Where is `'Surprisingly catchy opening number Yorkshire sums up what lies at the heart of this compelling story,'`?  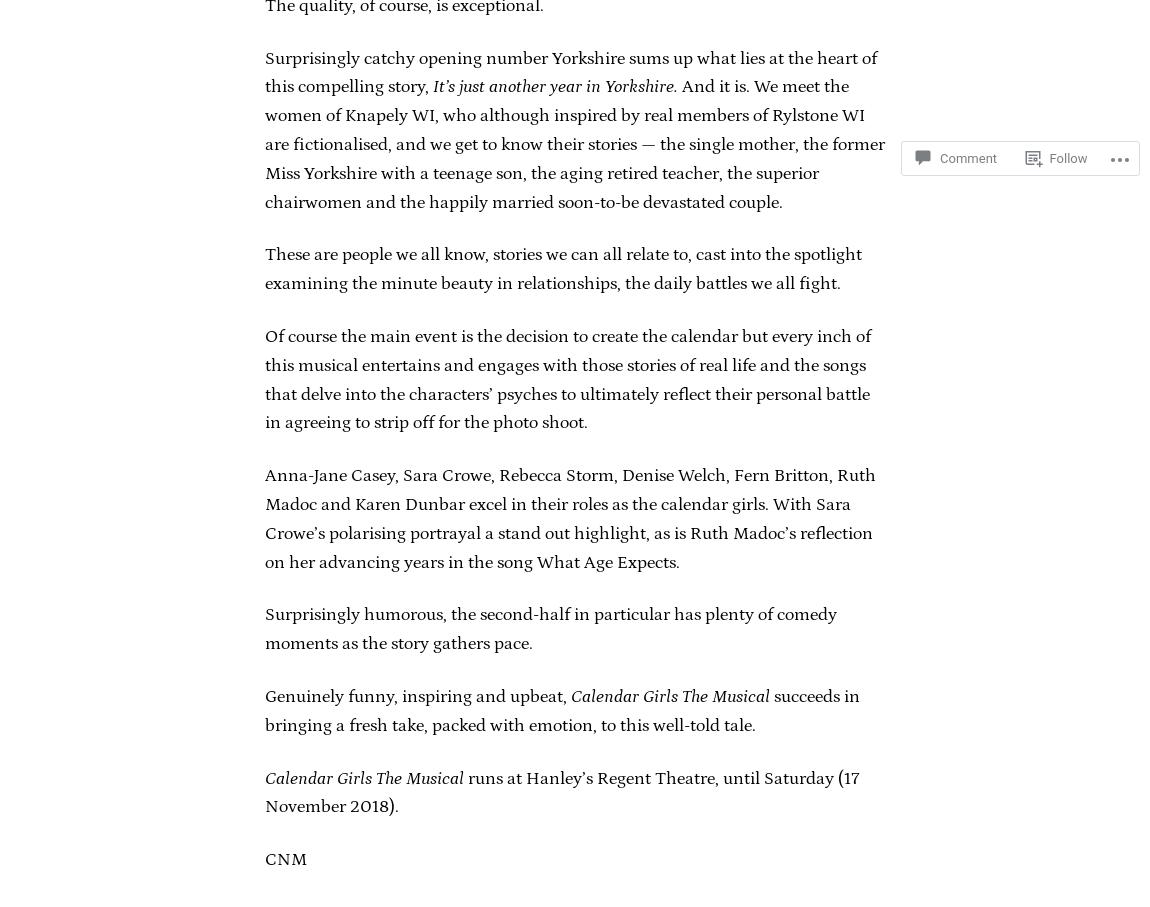 'Surprisingly catchy opening number Yorkshire sums up what lies at the heart of this compelling story,' is located at coordinates (570, 72).